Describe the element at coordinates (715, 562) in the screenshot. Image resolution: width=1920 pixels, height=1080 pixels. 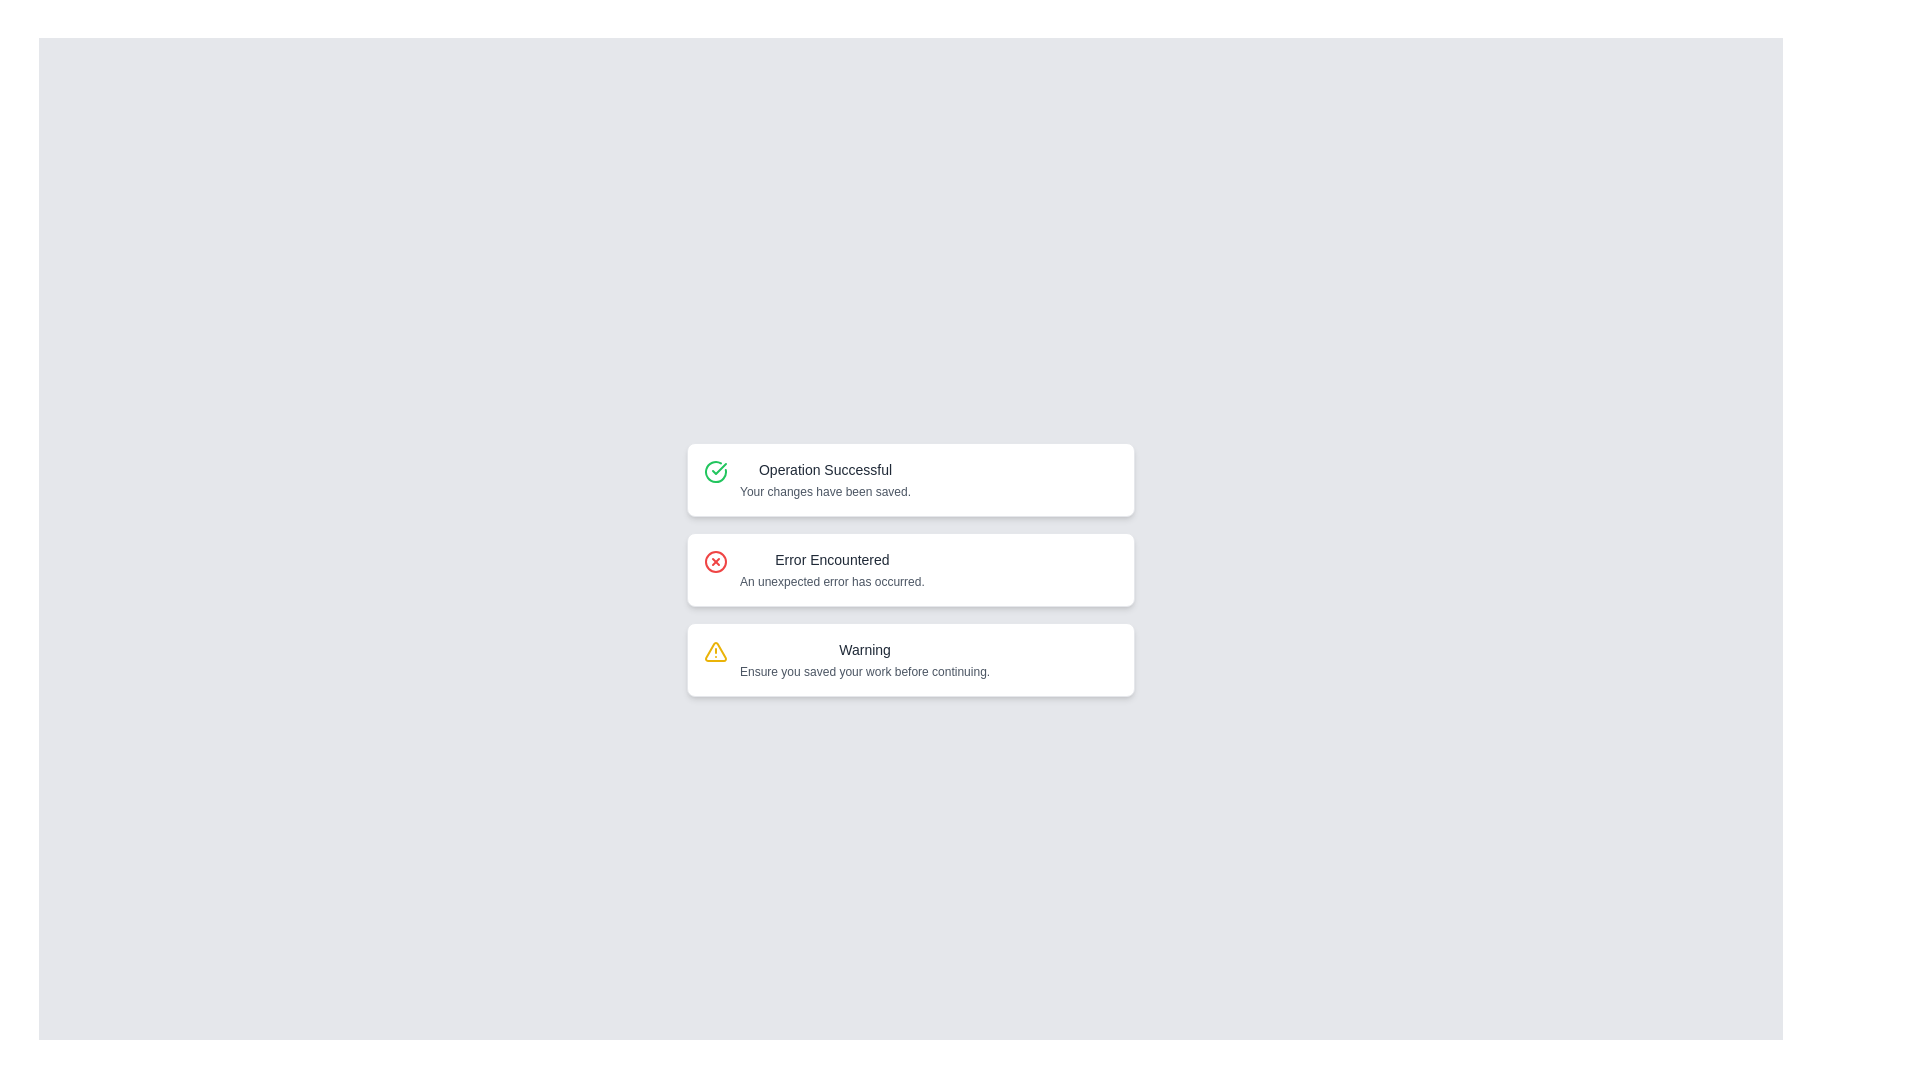
I see `the error icon located on the left side of the 'Error Encountered' notification area, which visually represents an alert` at that location.